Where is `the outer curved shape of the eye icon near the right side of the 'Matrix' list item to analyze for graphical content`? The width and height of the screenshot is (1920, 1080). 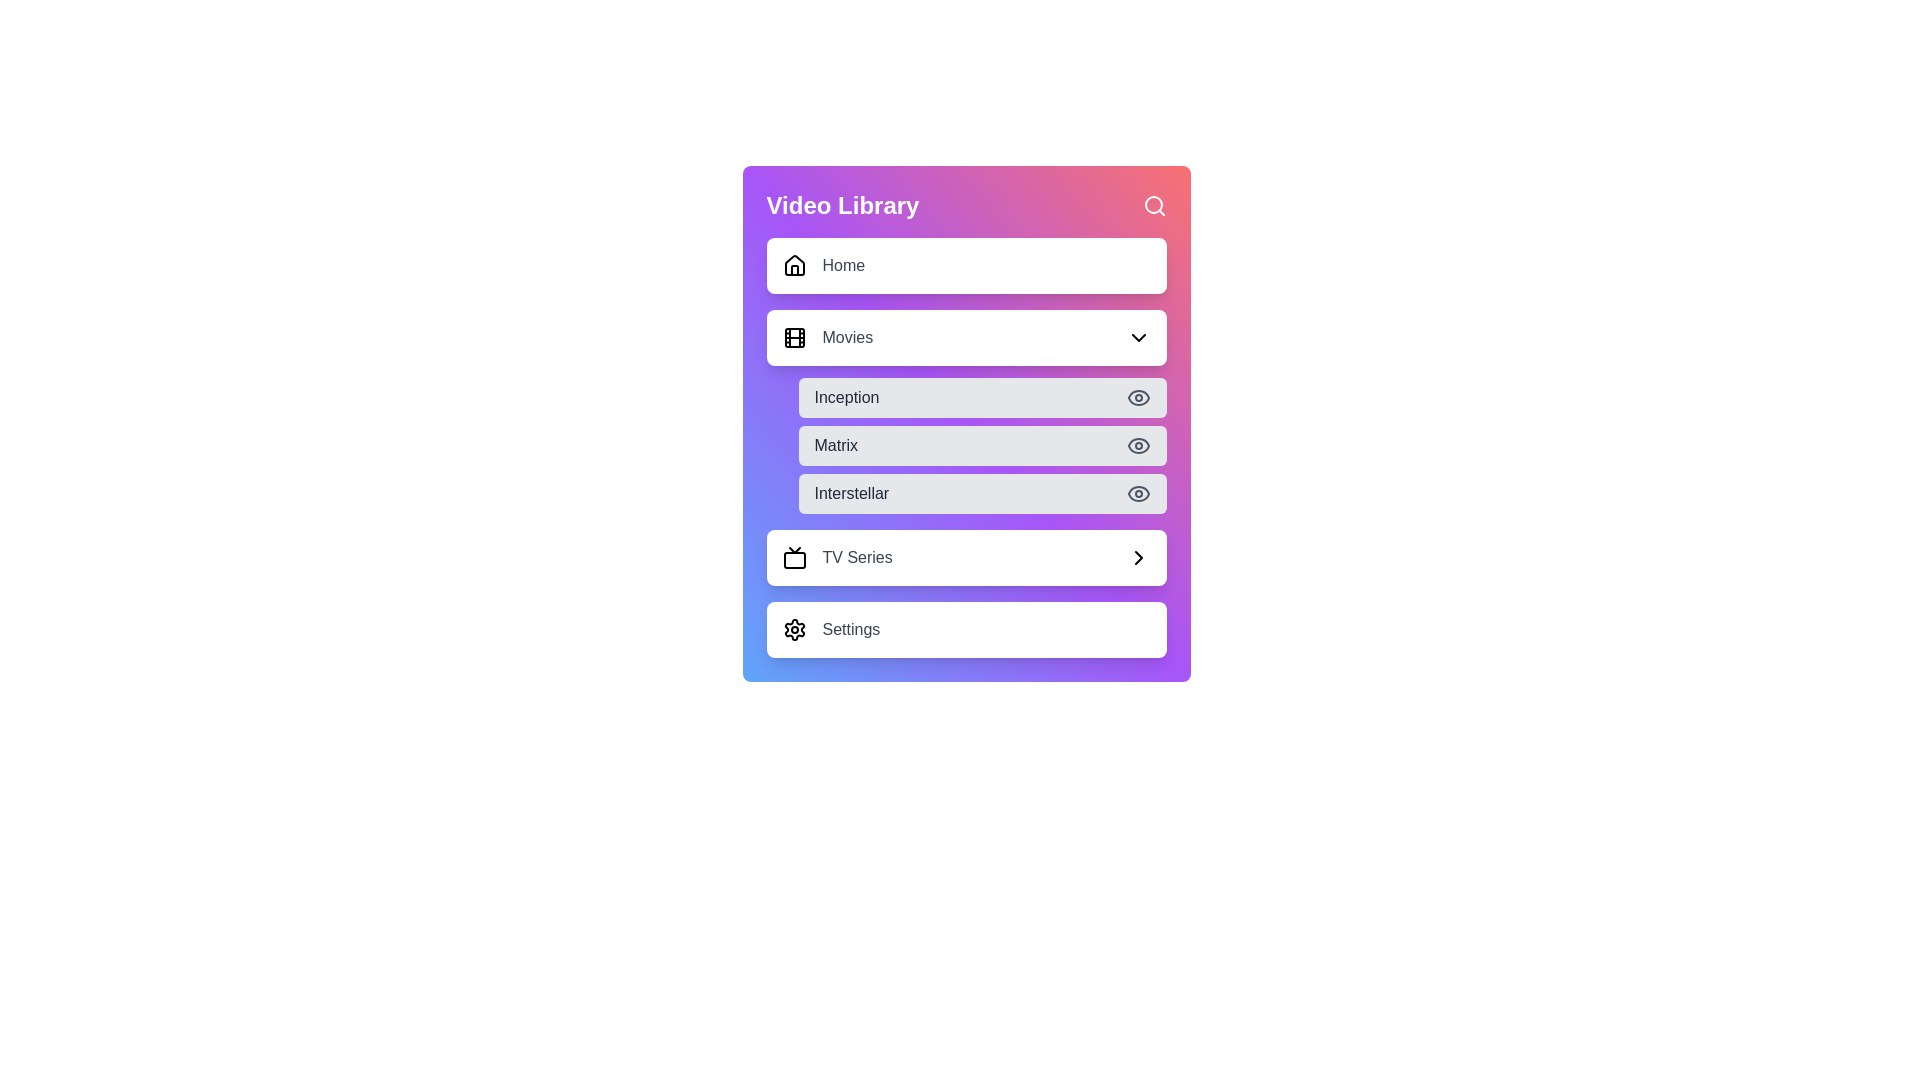
the outer curved shape of the eye icon near the right side of the 'Matrix' list item to analyze for graphical content is located at coordinates (1138, 445).